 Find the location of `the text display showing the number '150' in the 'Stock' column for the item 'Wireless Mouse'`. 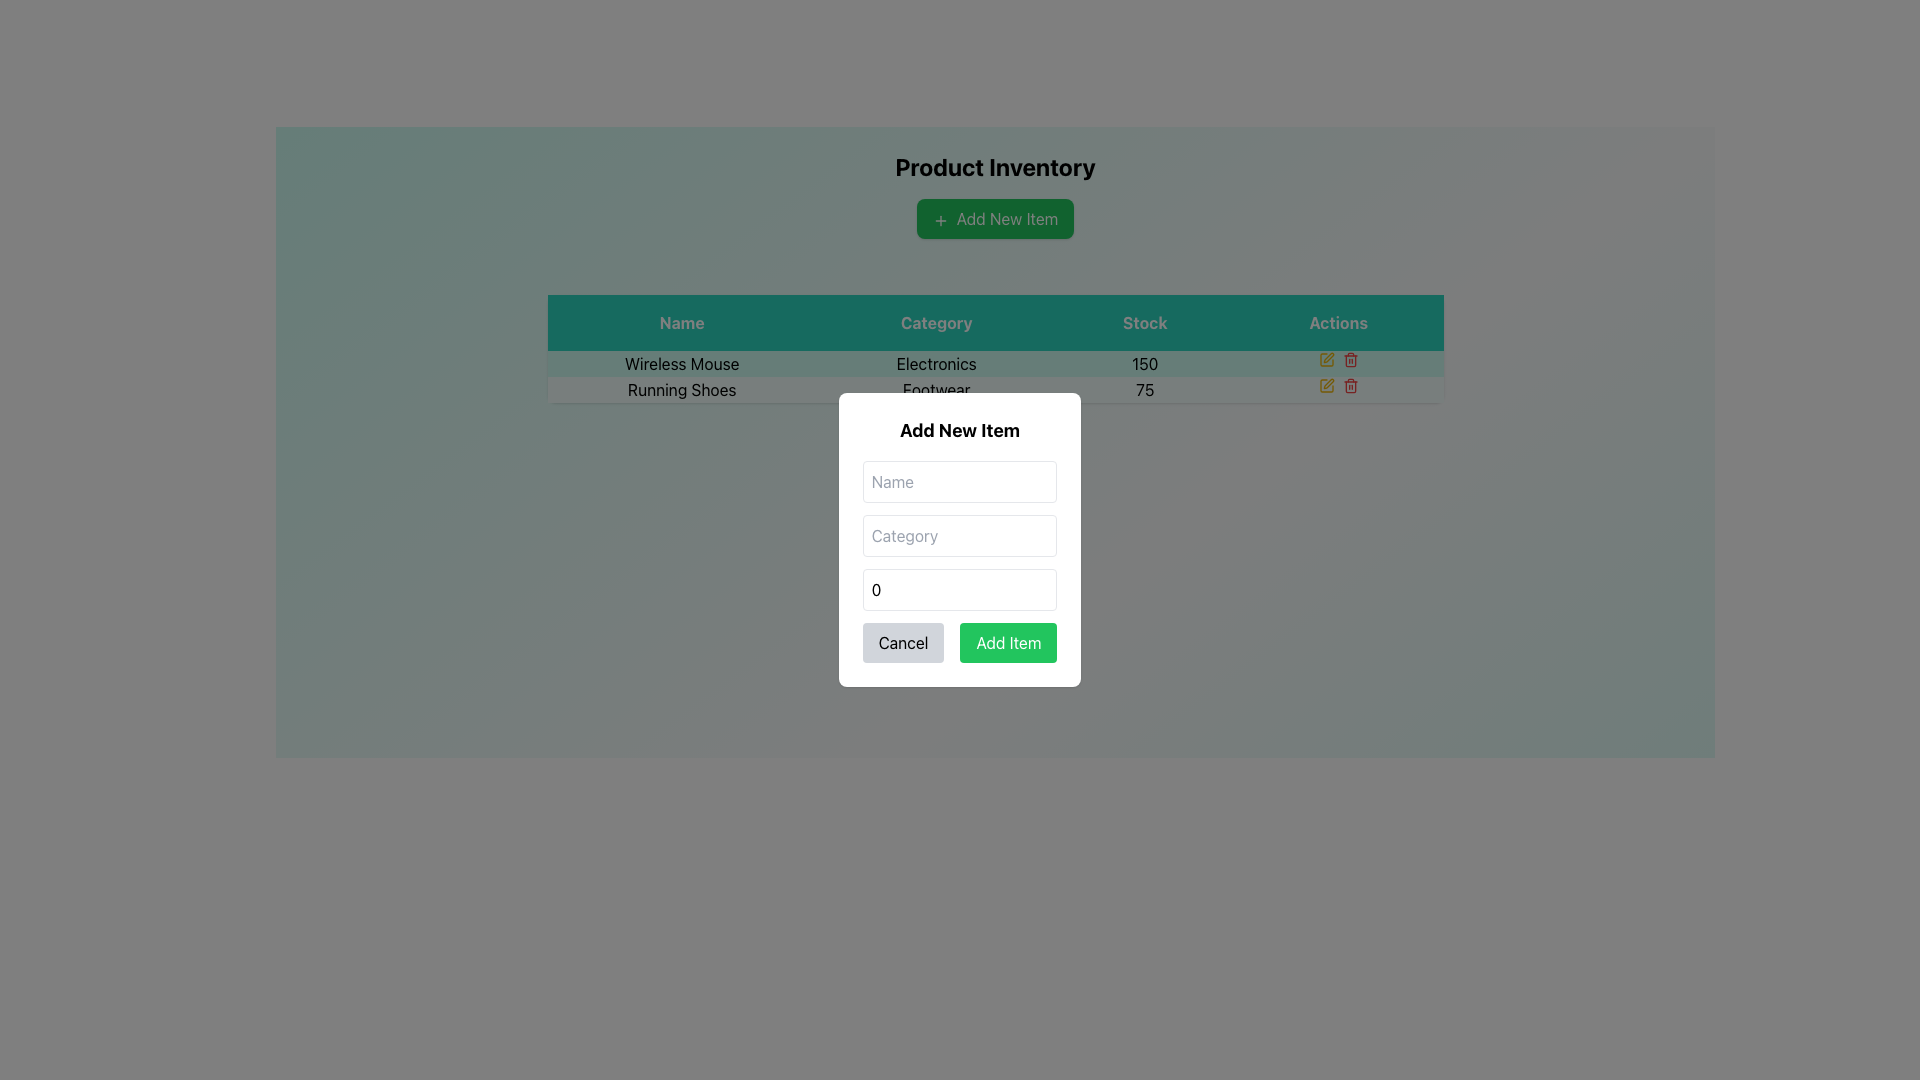

the text display showing the number '150' in the 'Stock' column for the item 'Wireless Mouse' is located at coordinates (1145, 363).